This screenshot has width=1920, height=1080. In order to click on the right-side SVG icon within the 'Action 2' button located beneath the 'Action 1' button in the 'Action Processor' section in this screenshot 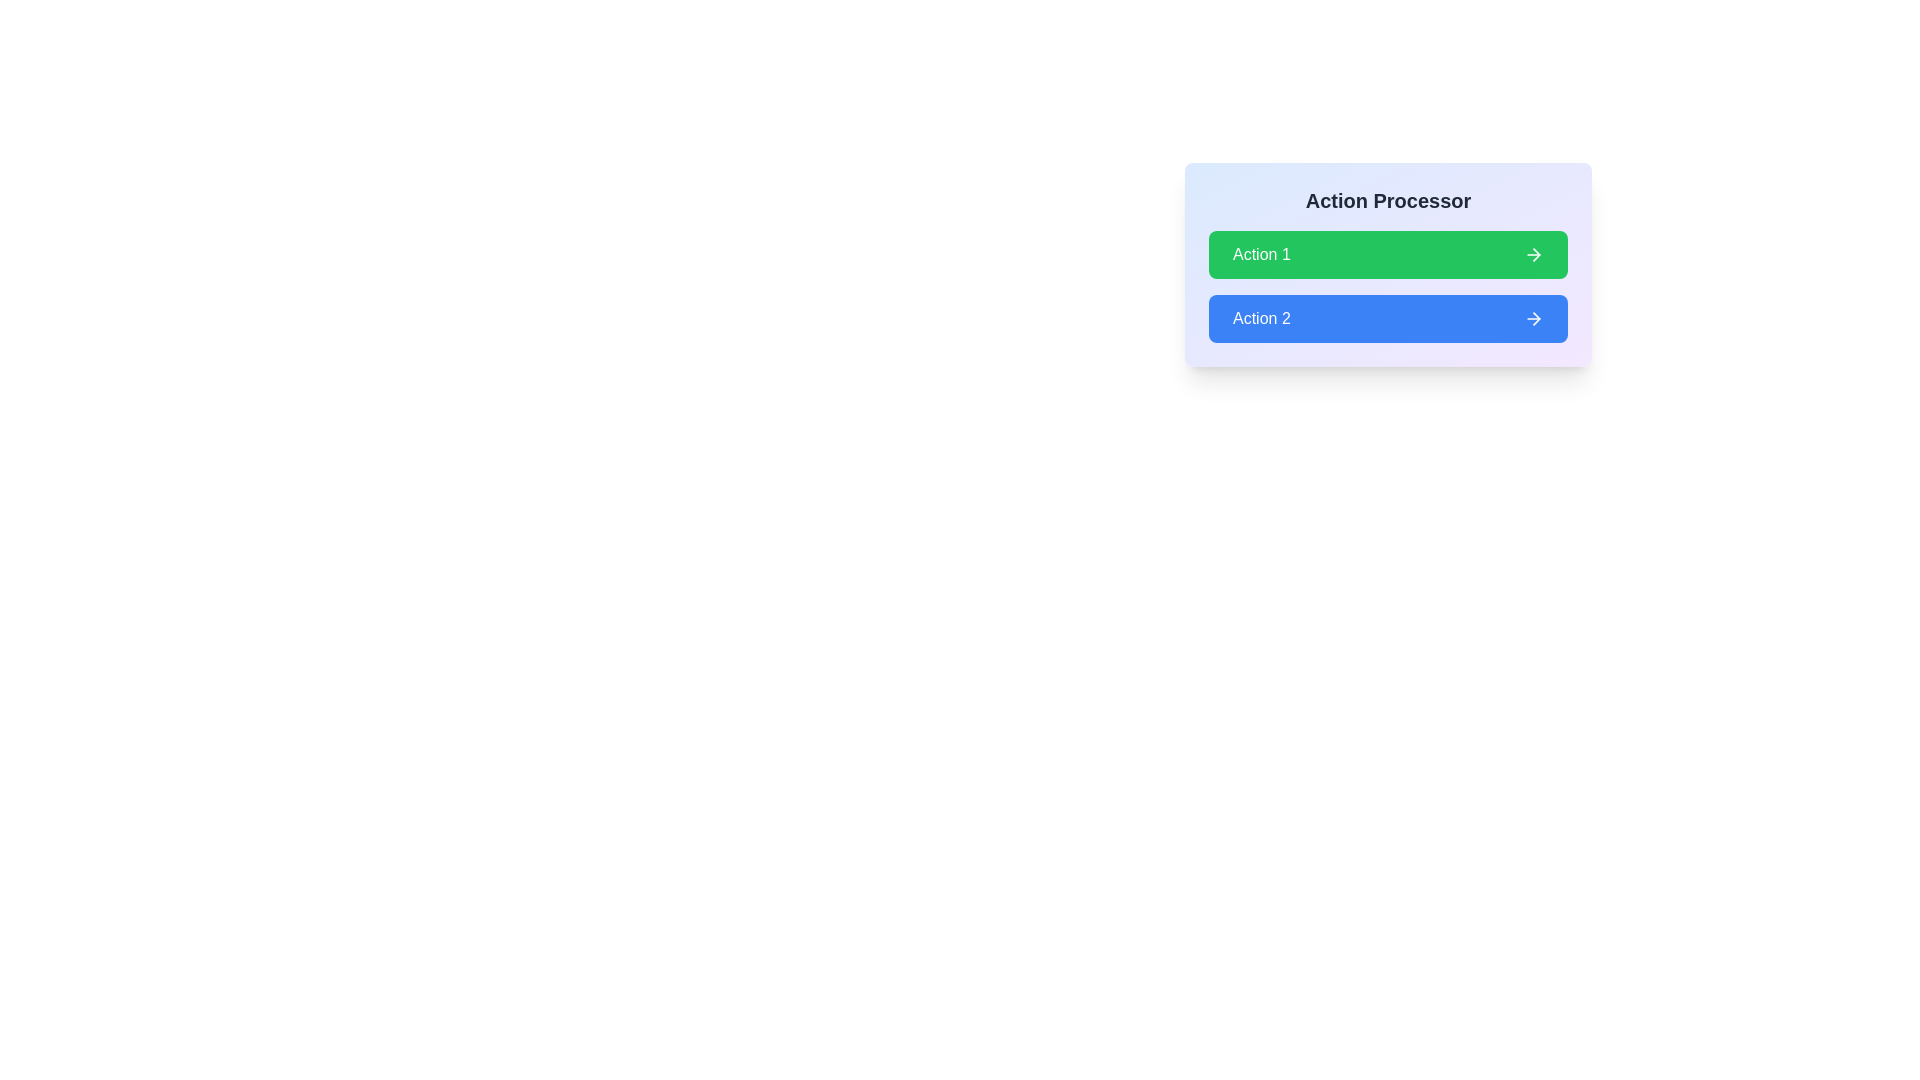, I will do `click(1533, 318)`.